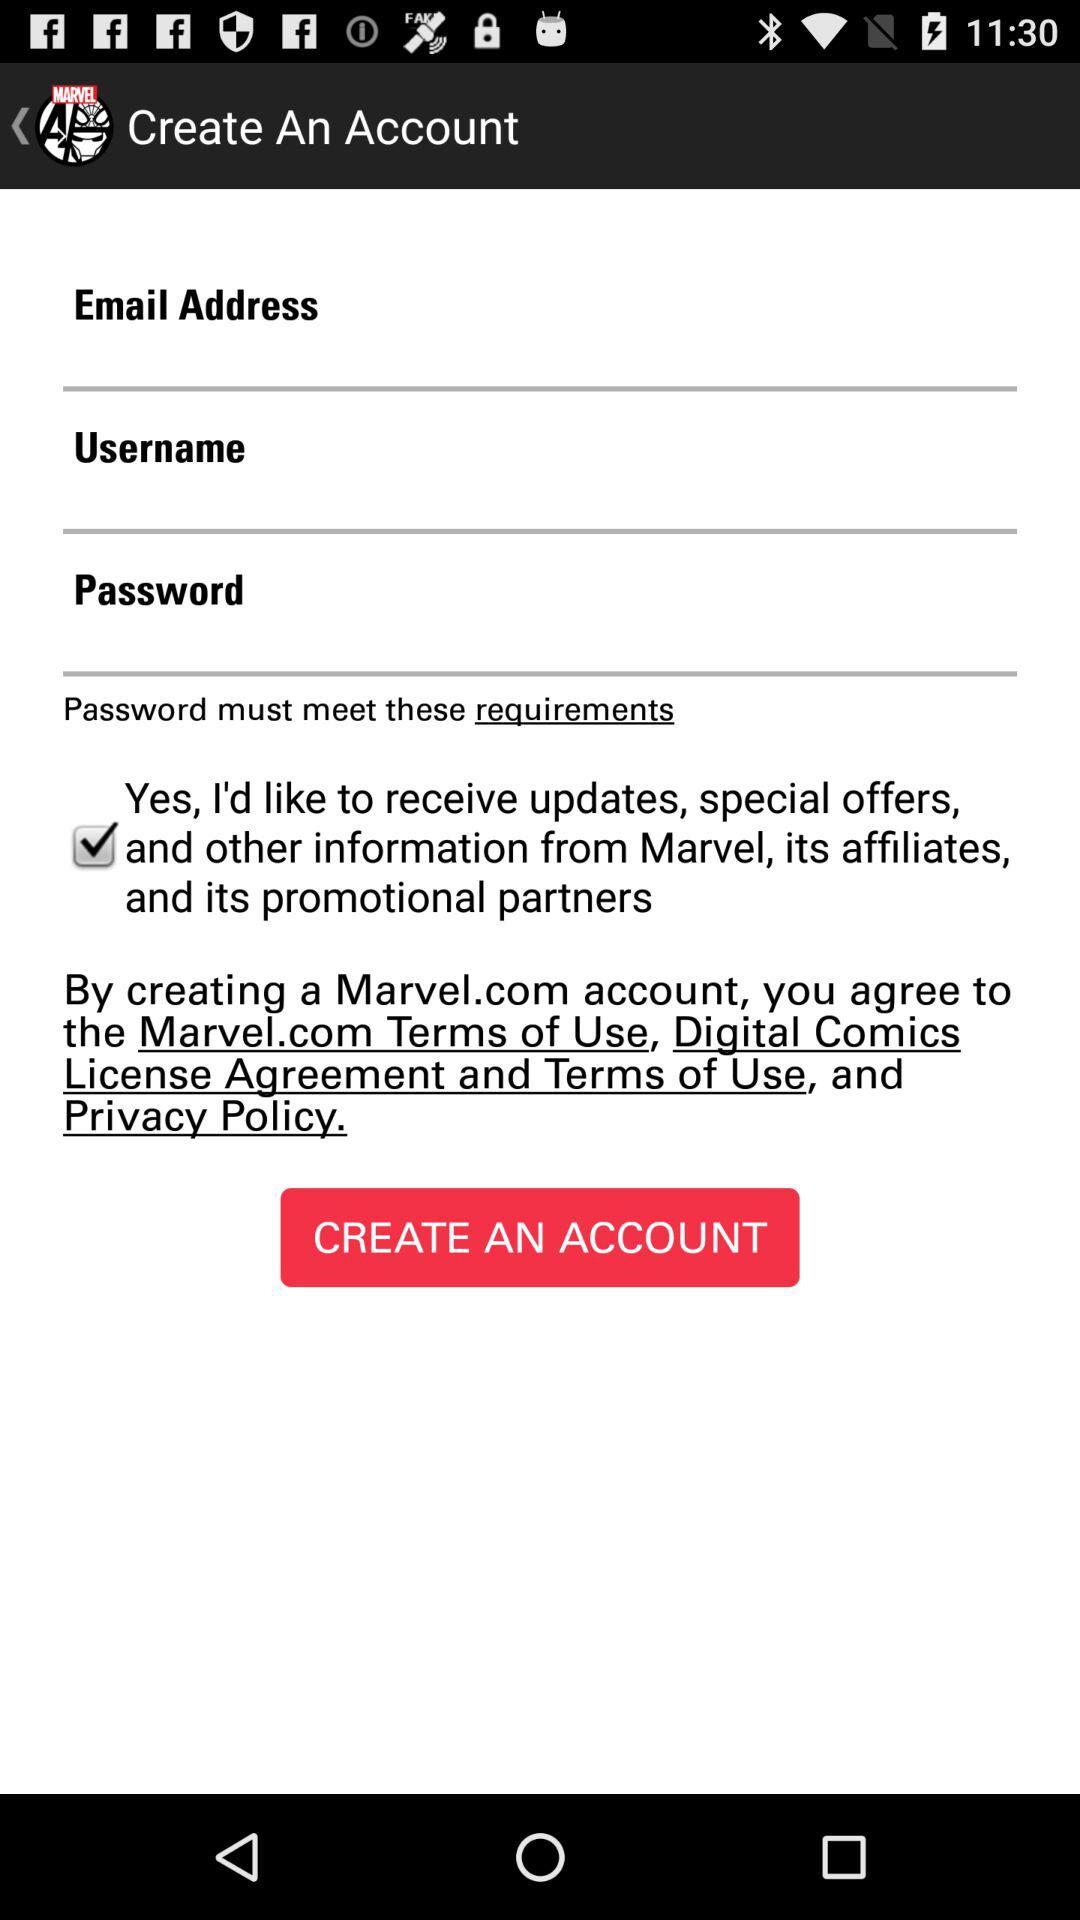 The image size is (1080, 1920). Describe the element at coordinates (540, 645) in the screenshot. I see `your password` at that location.